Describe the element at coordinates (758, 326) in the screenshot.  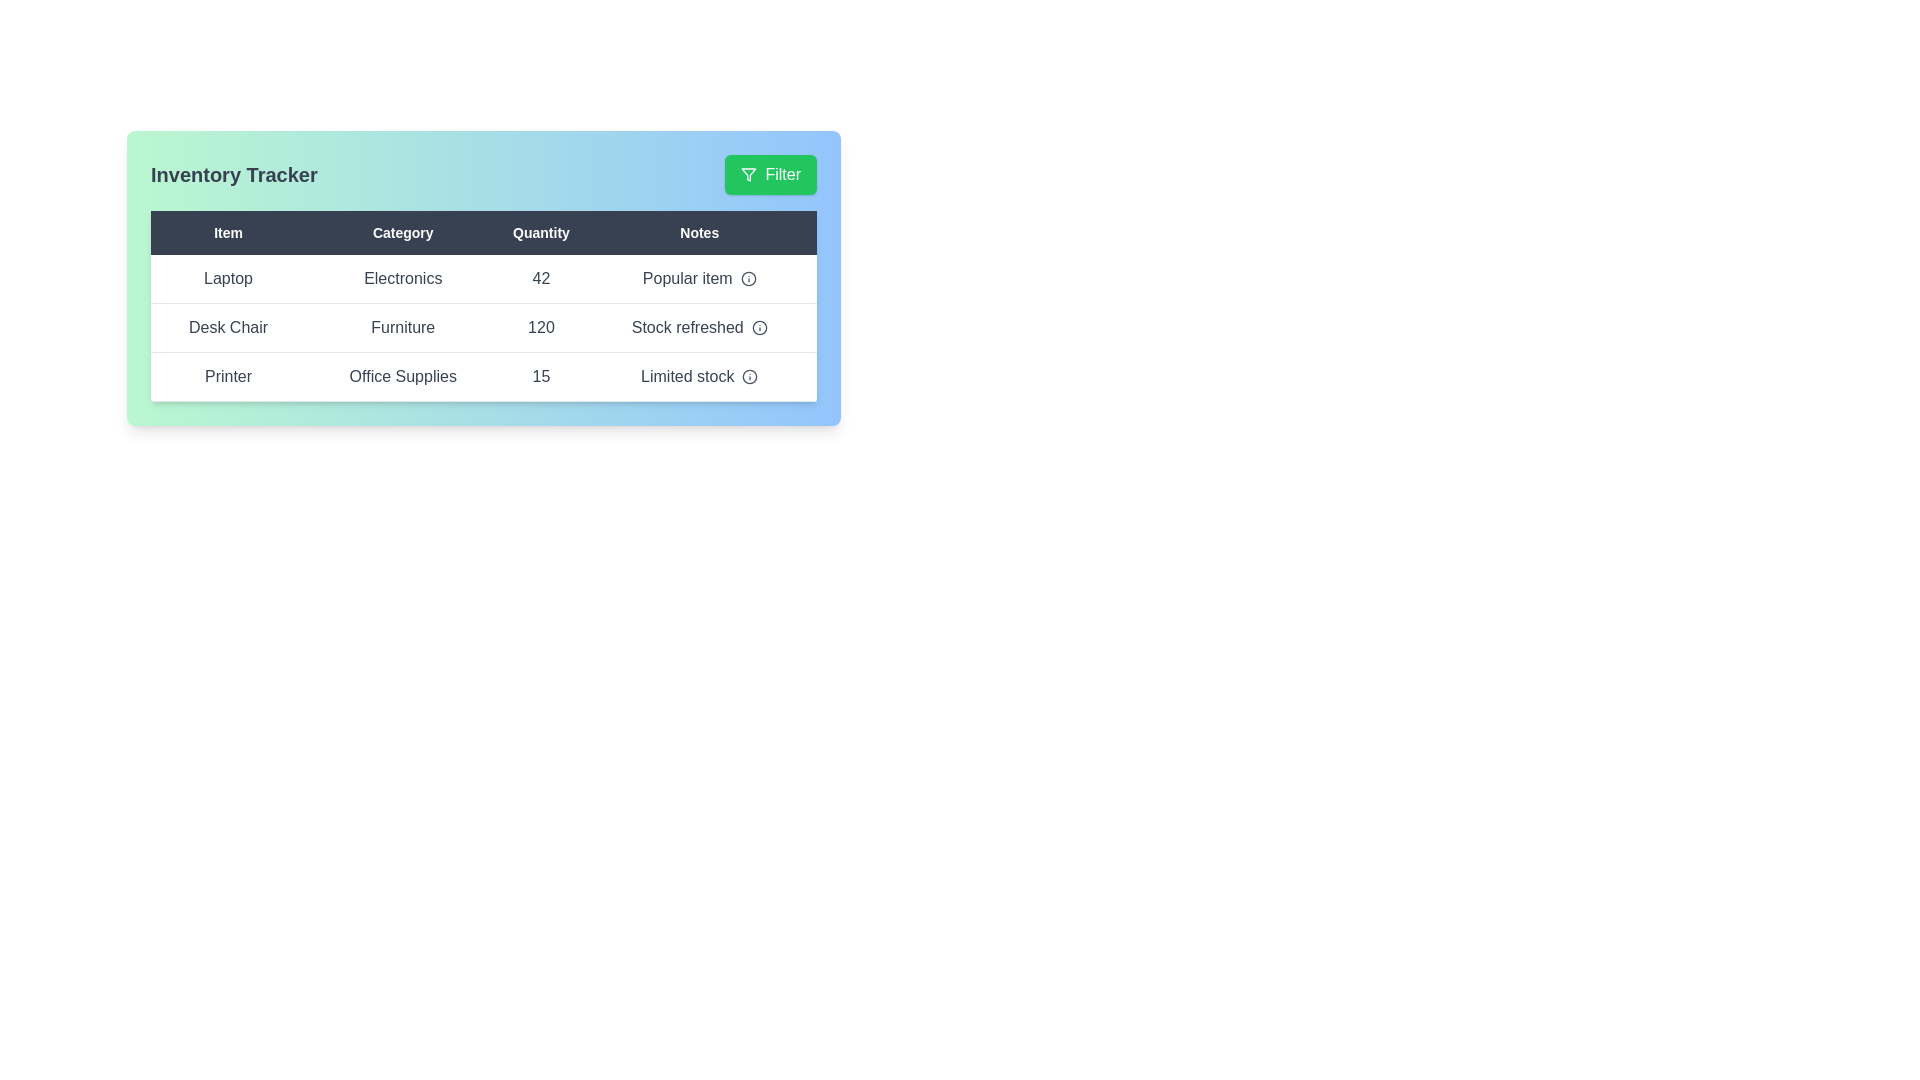
I see `the info icon in the 'Notes' column for the Desk Chair row` at that location.